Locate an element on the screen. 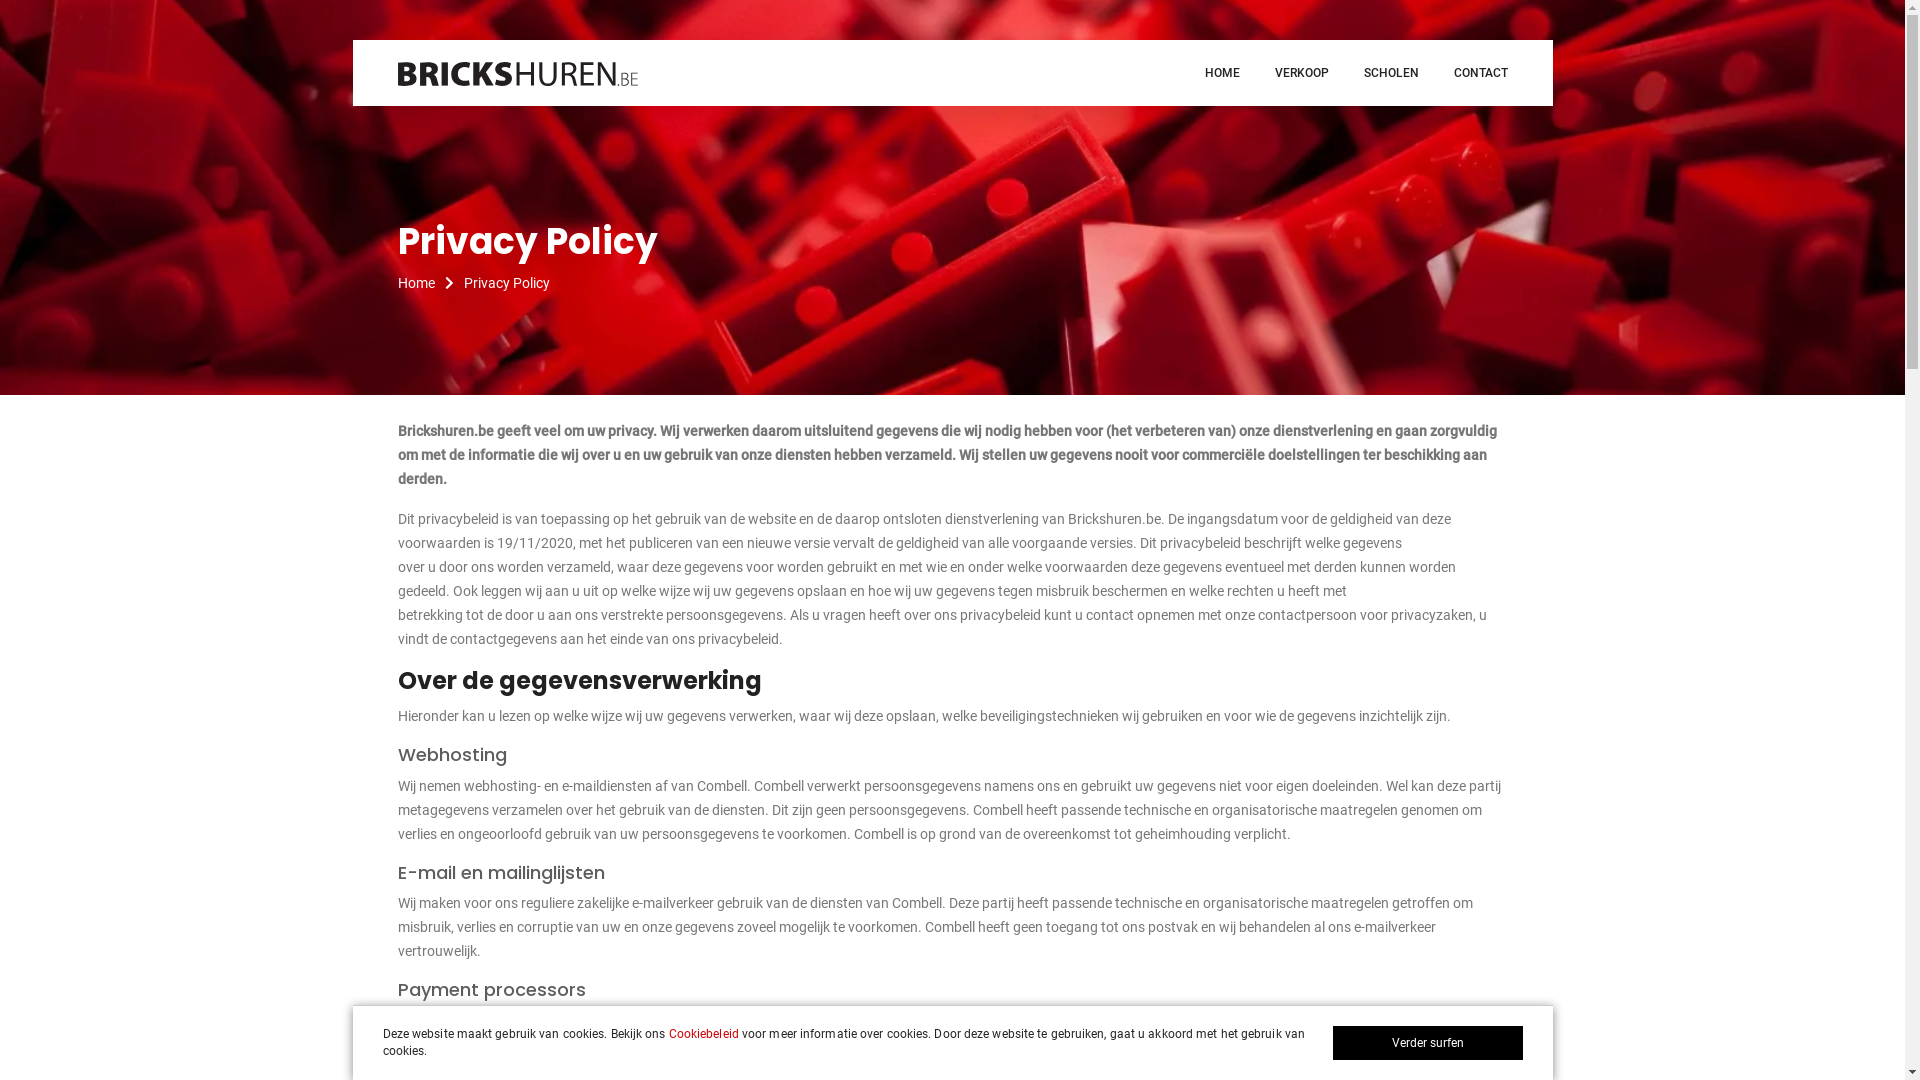 This screenshot has width=1920, height=1080. 'Verder surfen' is located at coordinates (1331, 1041).